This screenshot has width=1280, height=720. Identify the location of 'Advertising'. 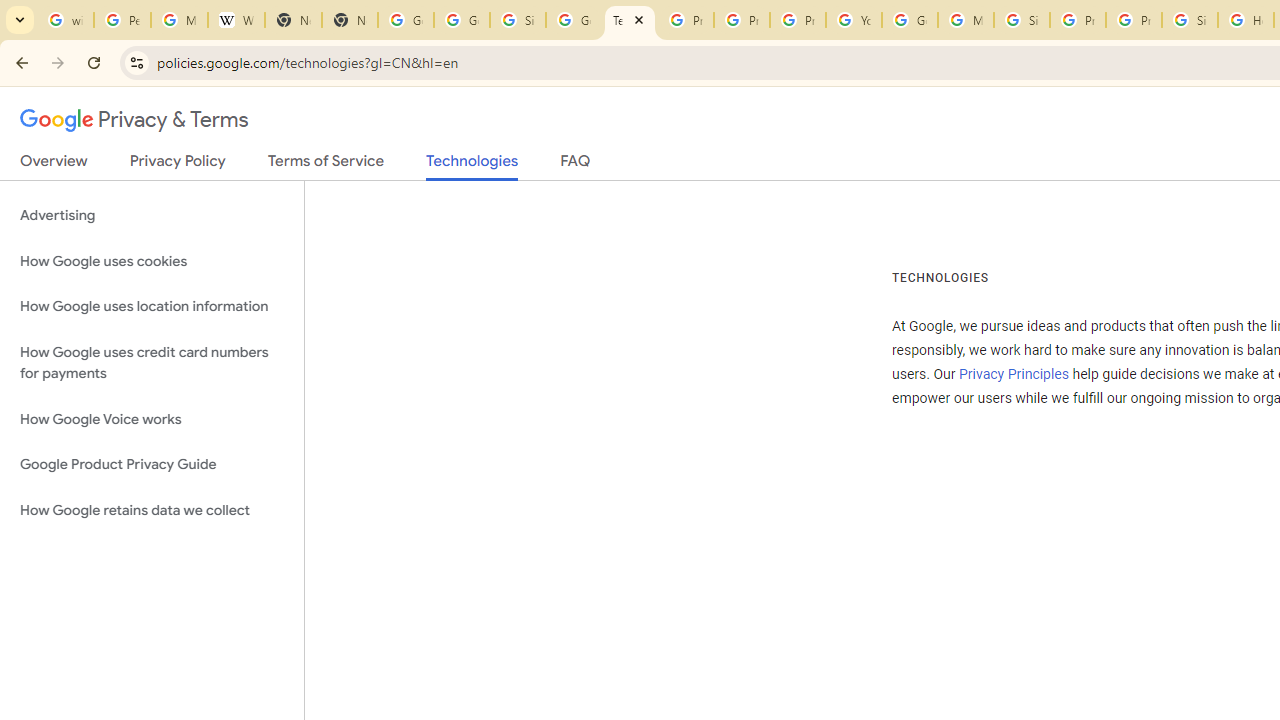
(151, 216).